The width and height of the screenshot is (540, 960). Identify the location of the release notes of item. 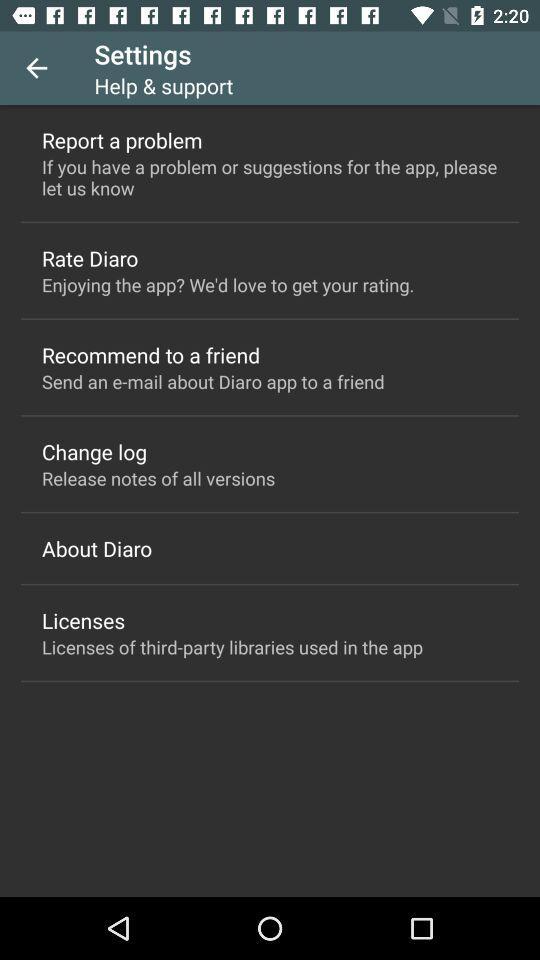
(157, 478).